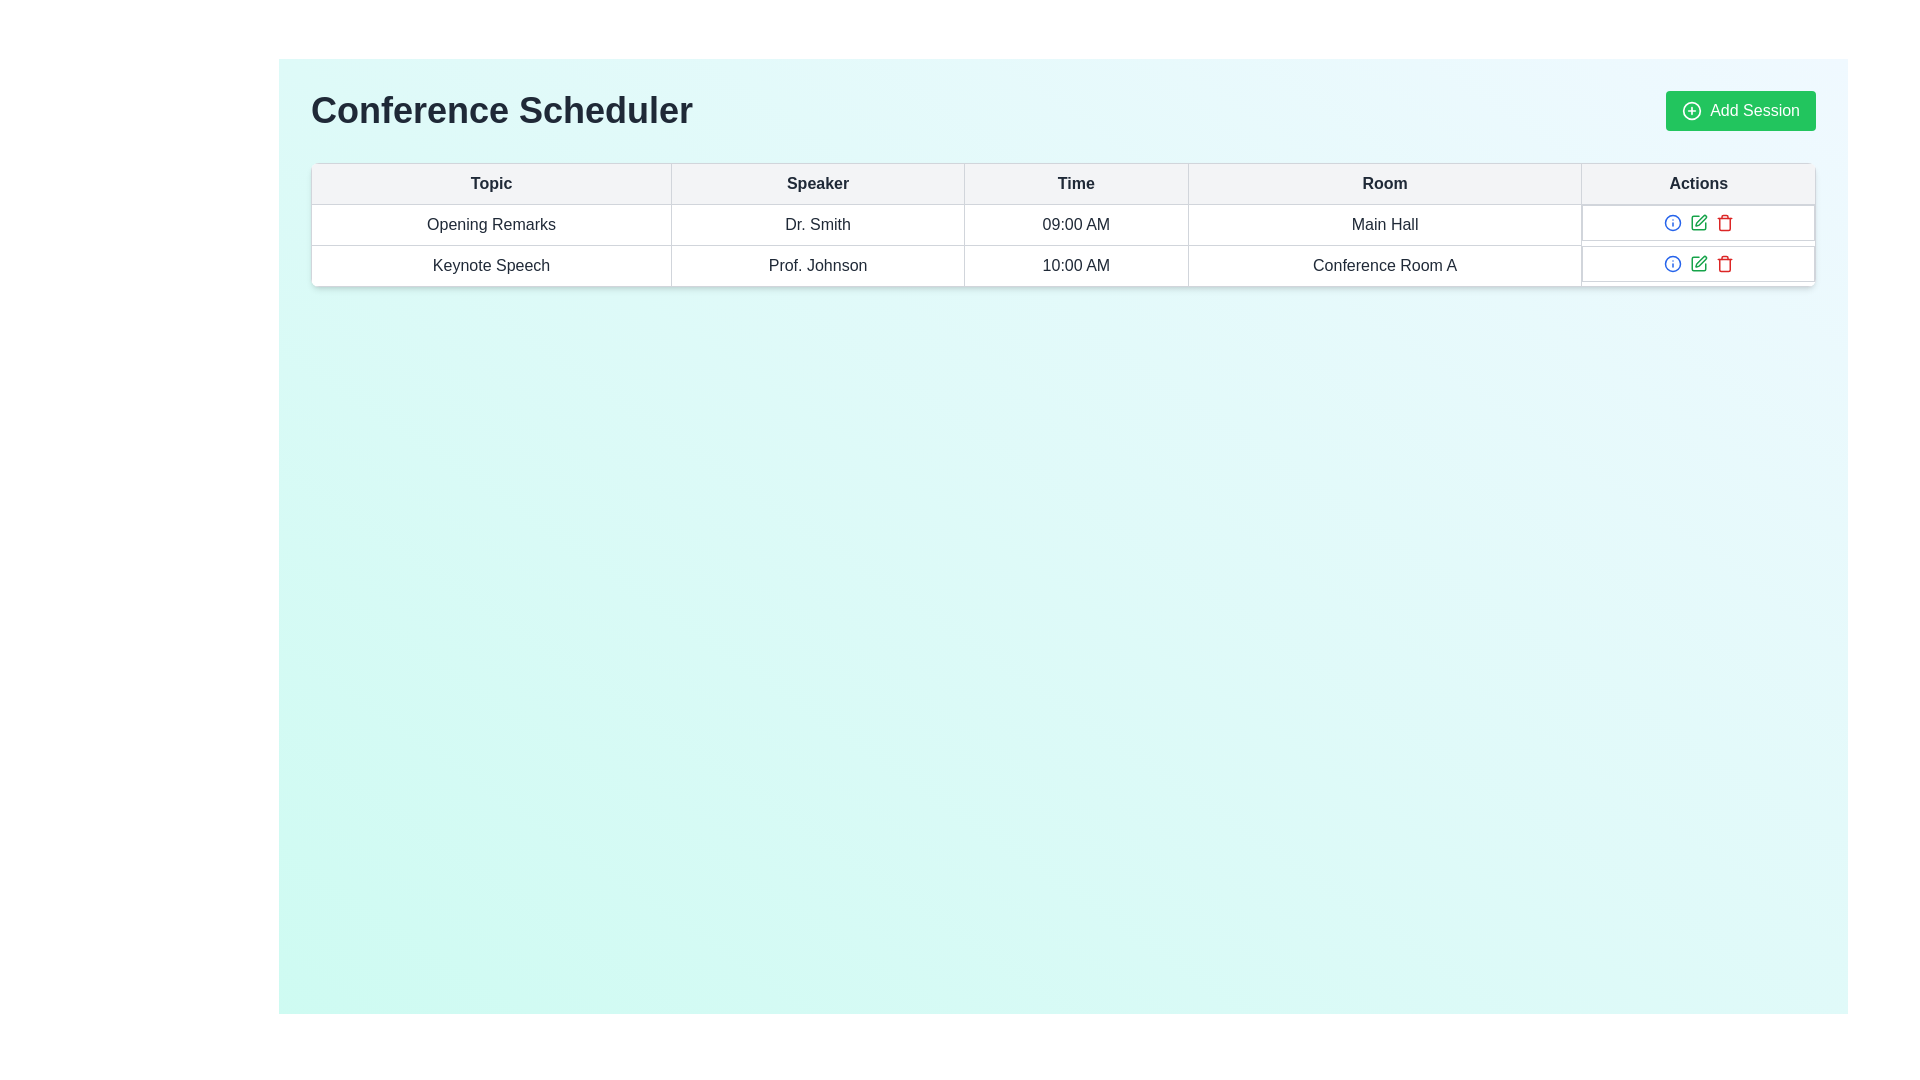 This screenshot has width=1920, height=1080. What do you see at coordinates (1691, 111) in the screenshot?
I see `the circular green outlined icon with a plus symbol ('+') located to the left of the 'Add Session' button in the top-right corner of the interface` at bounding box center [1691, 111].